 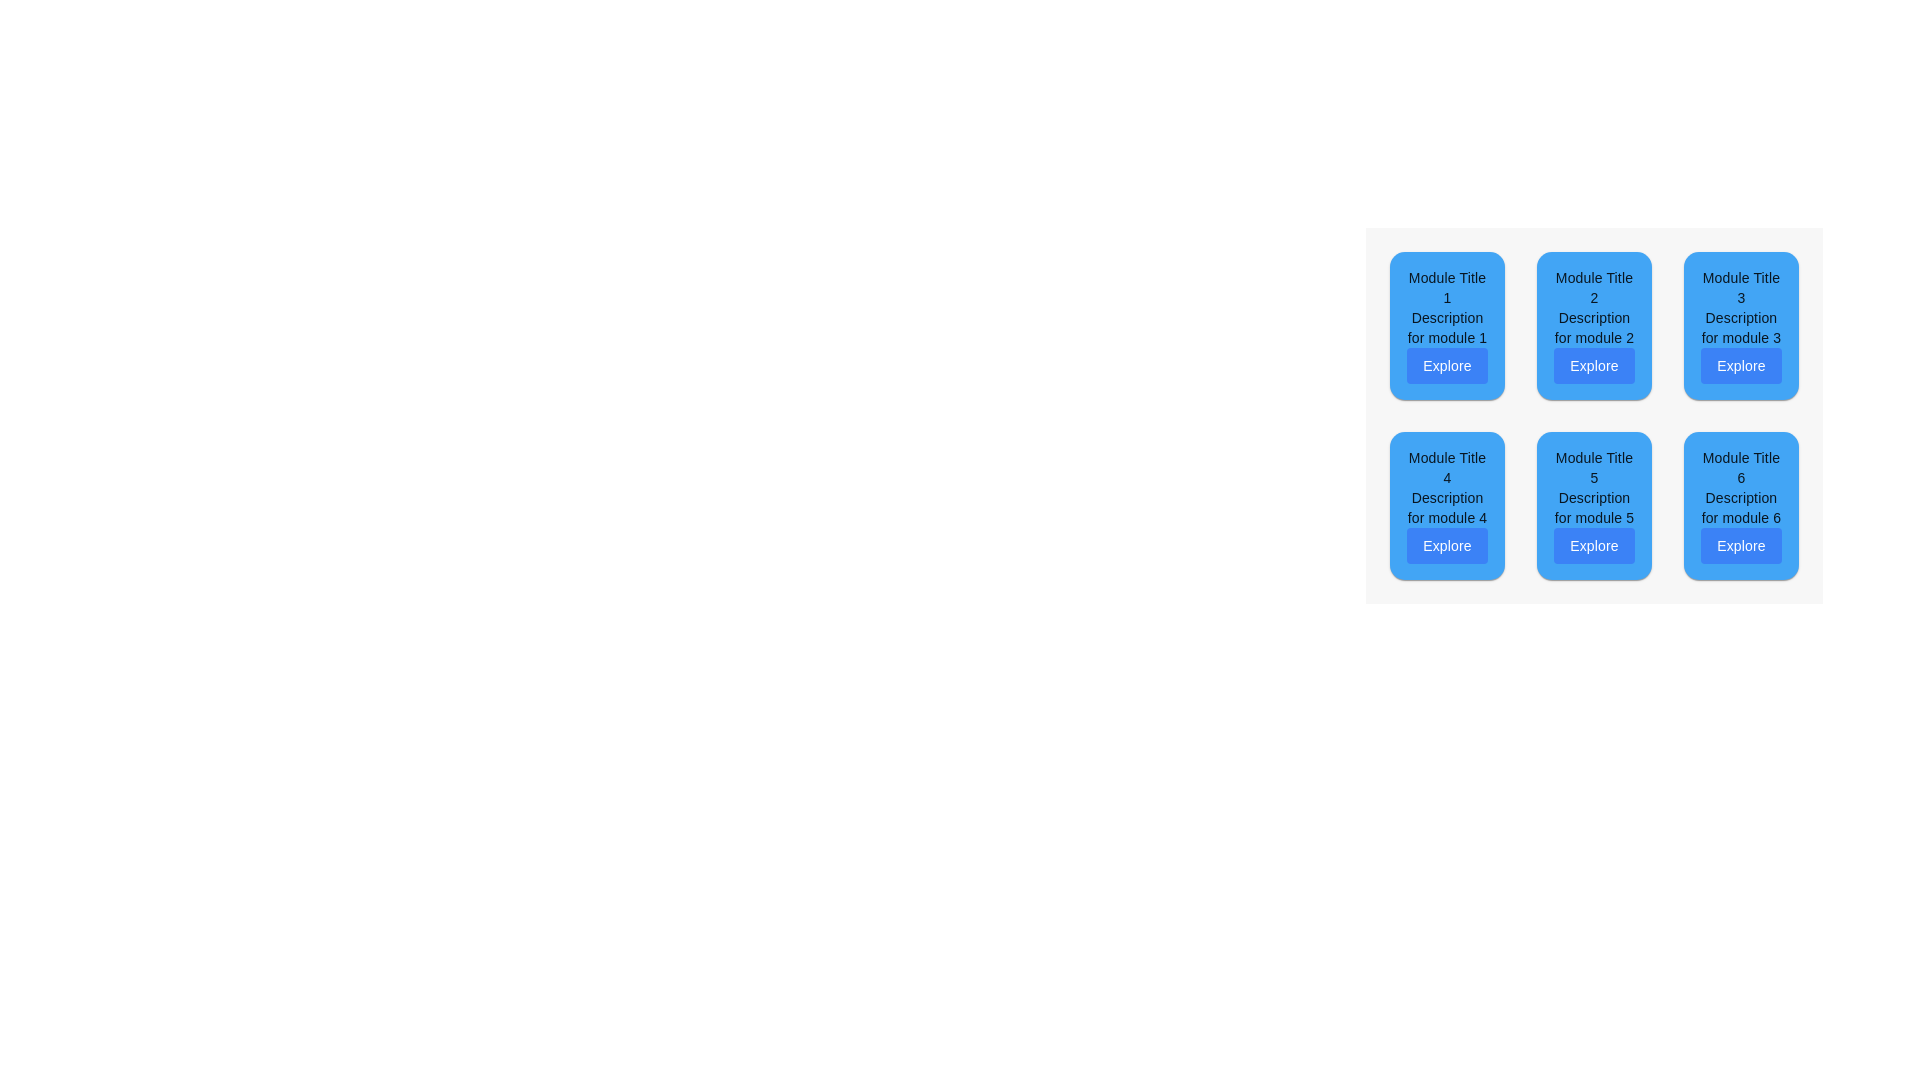 What do you see at coordinates (1447, 468) in the screenshot?
I see `the static text label 'Module Title 4', which is styled in bold black text on a blue background, located in the first card of the second row in a 2x3 grid` at bounding box center [1447, 468].